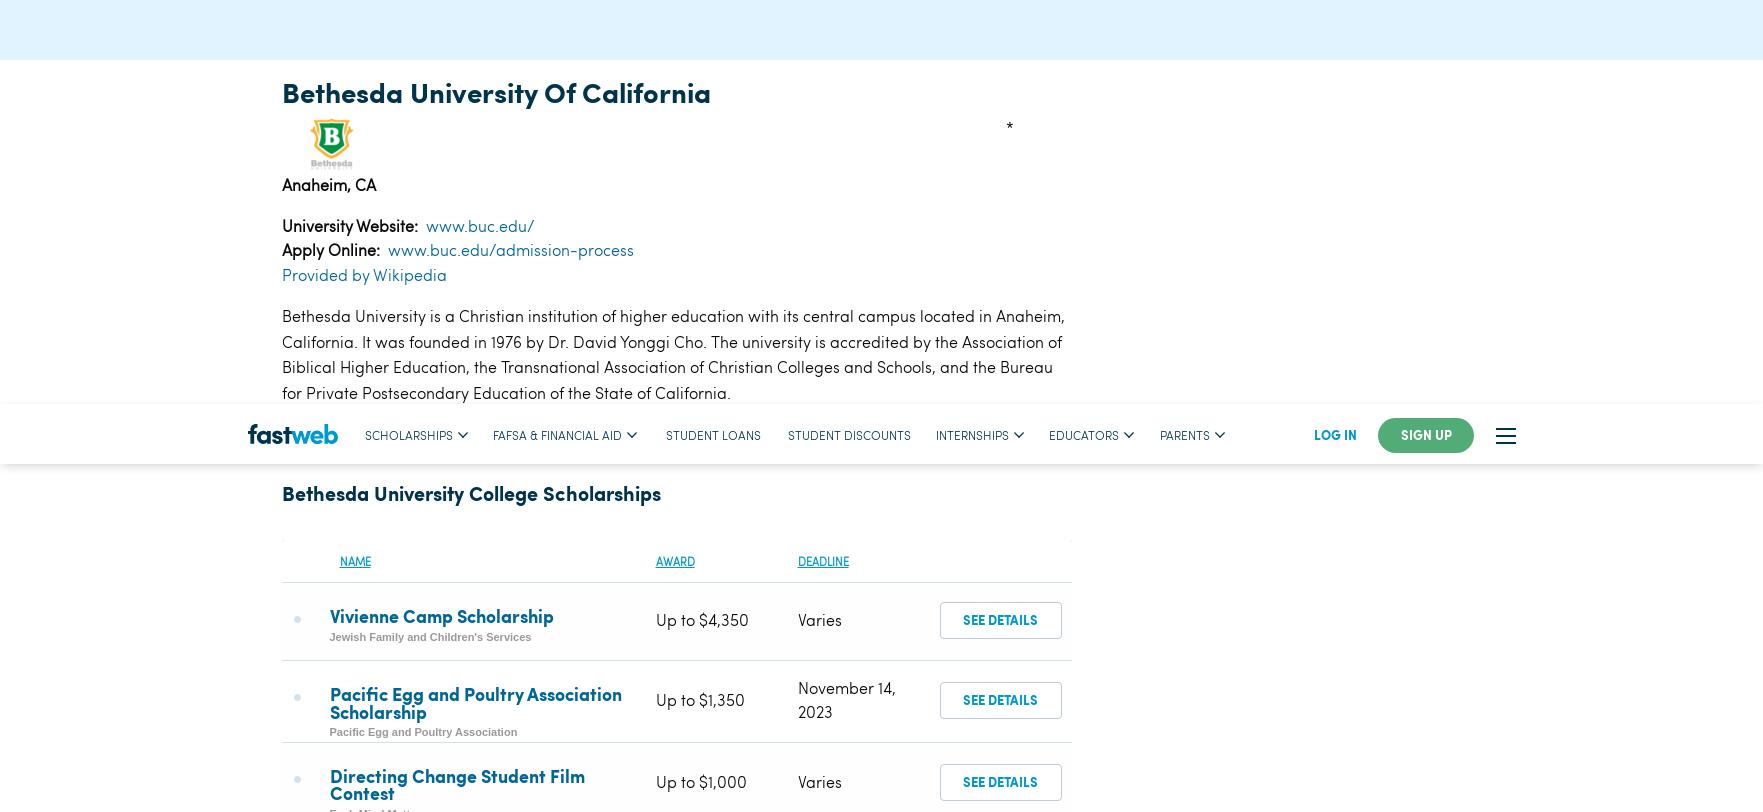 The height and width of the screenshot is (812, 1763). What do you see at coordinates (654, 156) in the screenshot?
I see `'award'` at bounding box center [654, 156].